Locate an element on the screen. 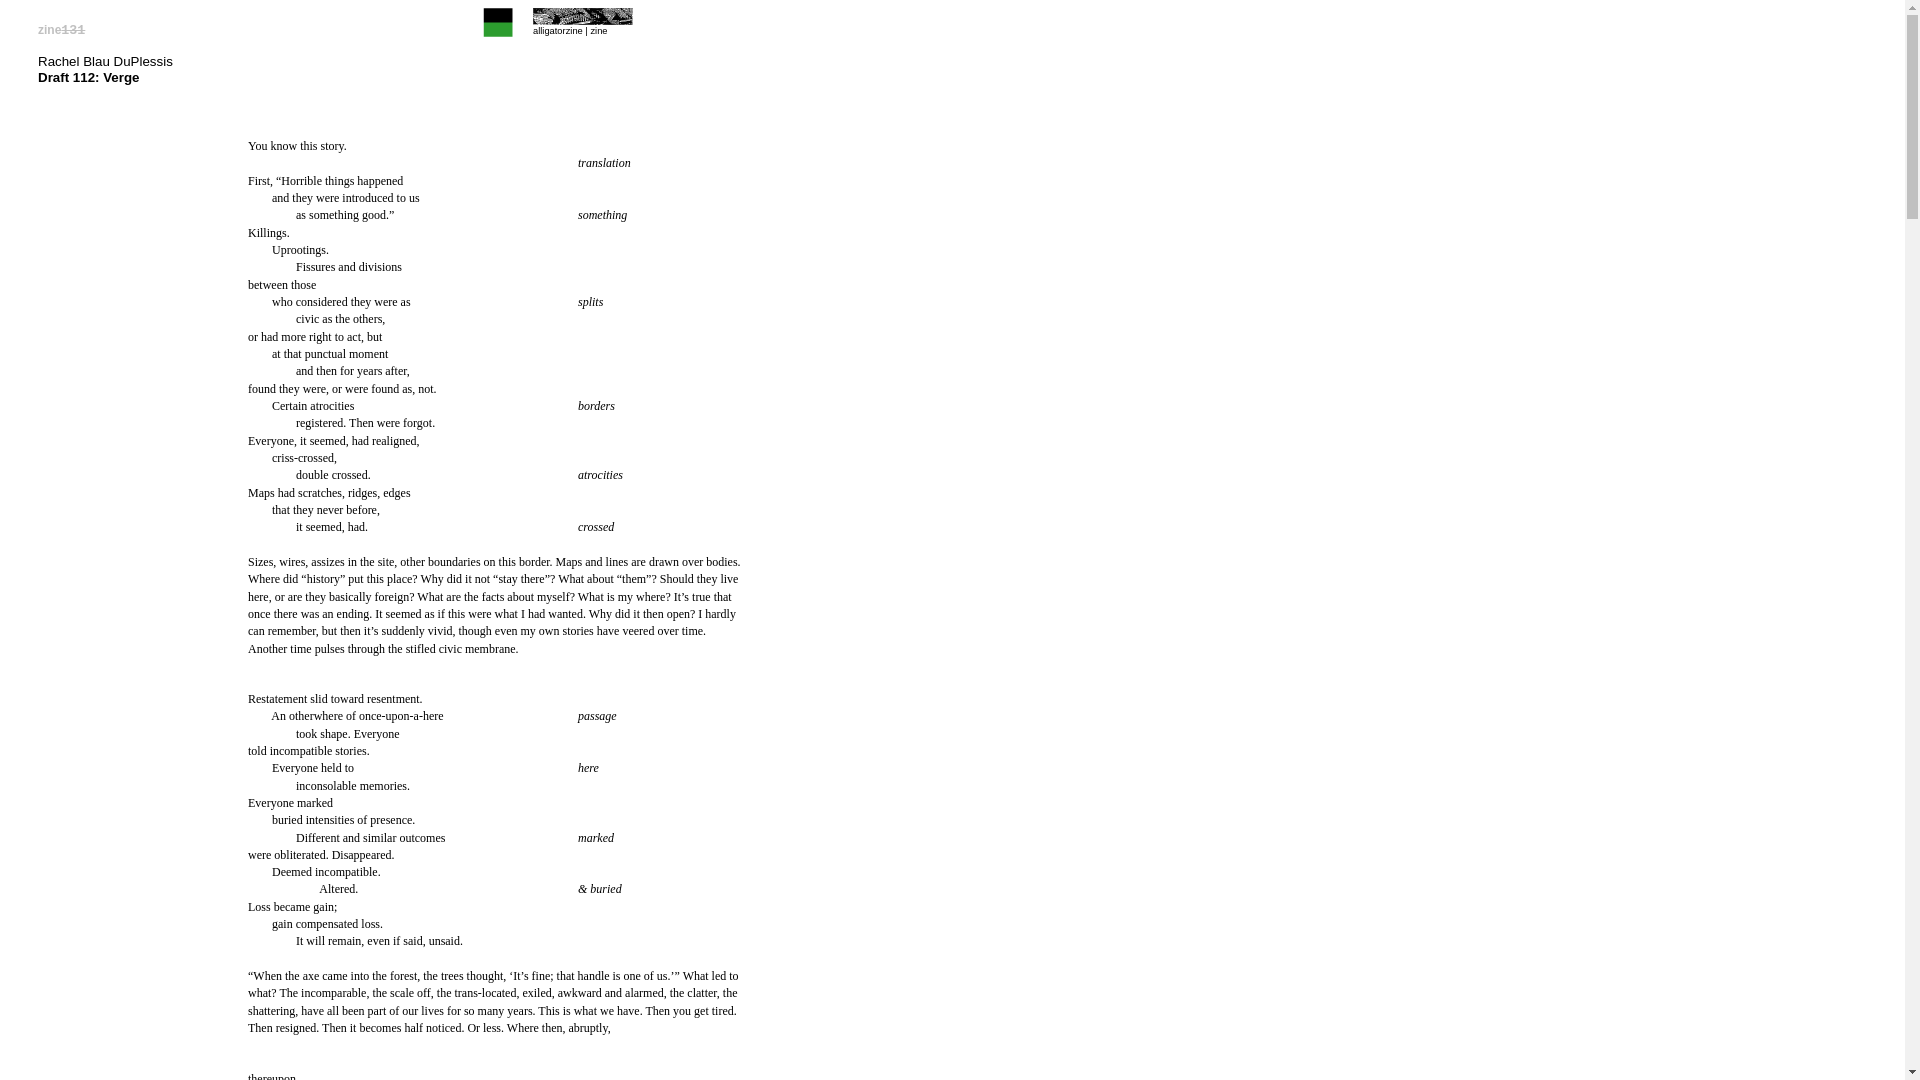 The image size is (1920, 1080). 'zine' is located at coordinates (597, 30).